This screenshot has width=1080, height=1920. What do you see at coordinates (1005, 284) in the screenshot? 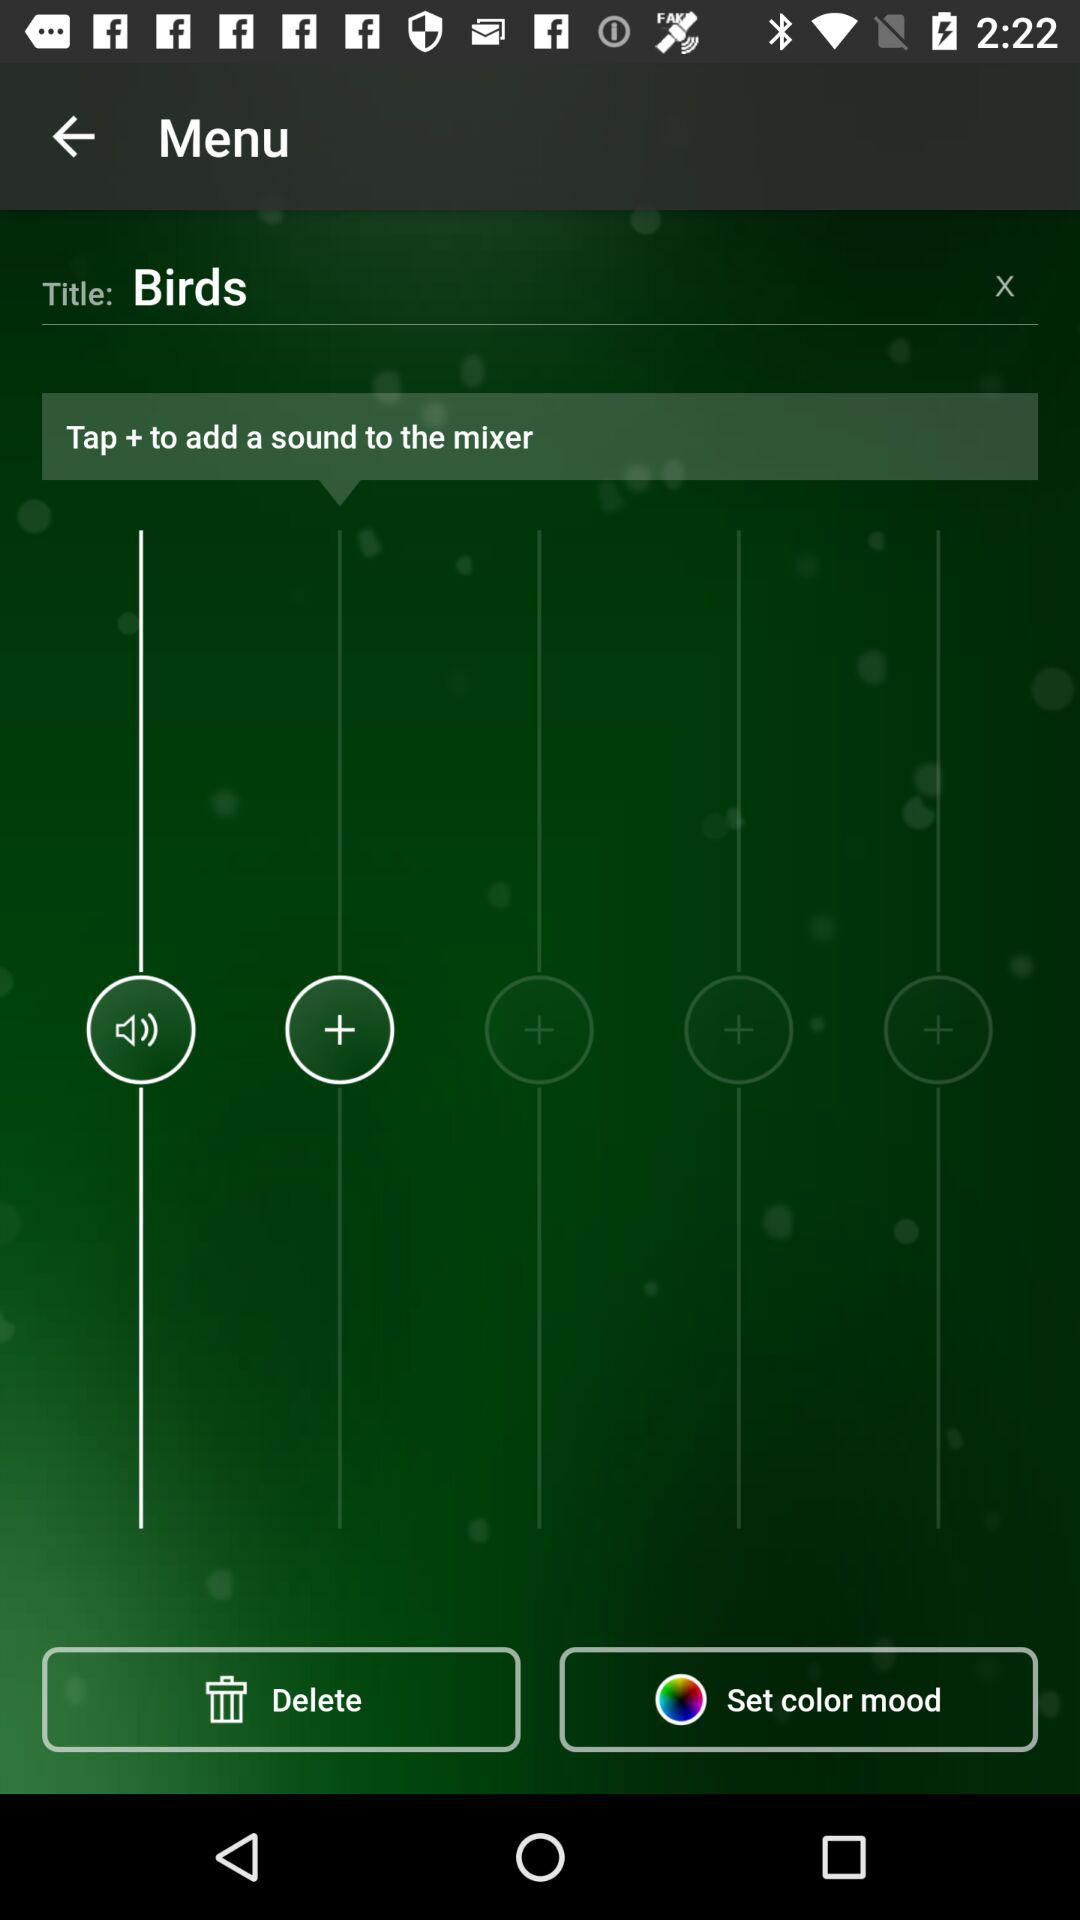
I see `screen` at bounding box center [1005, 284].